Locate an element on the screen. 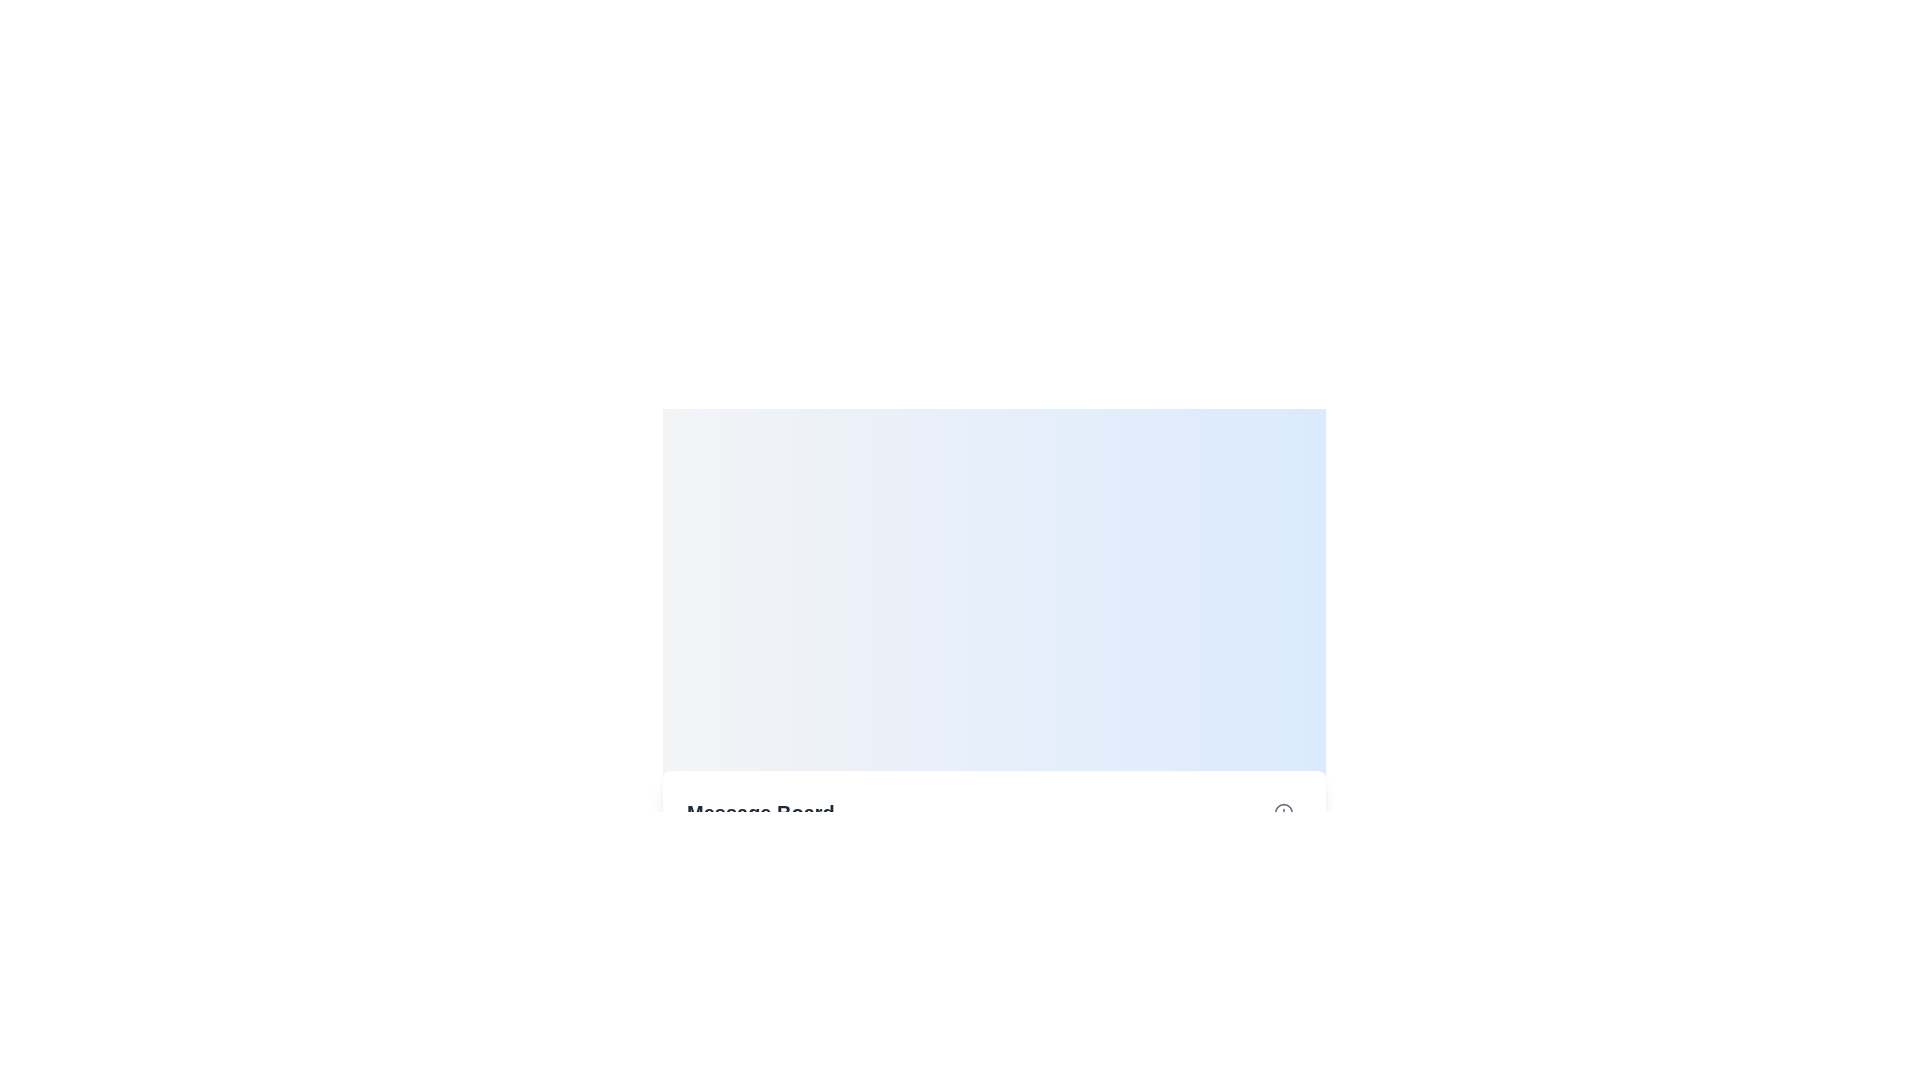 The height and width of the screenshot is (1080, 1920). the circular gray button with a plus sign inside, located at the far right of the 'Message Board' section, to observe the hover effect is located at coordinates (1283, 812).